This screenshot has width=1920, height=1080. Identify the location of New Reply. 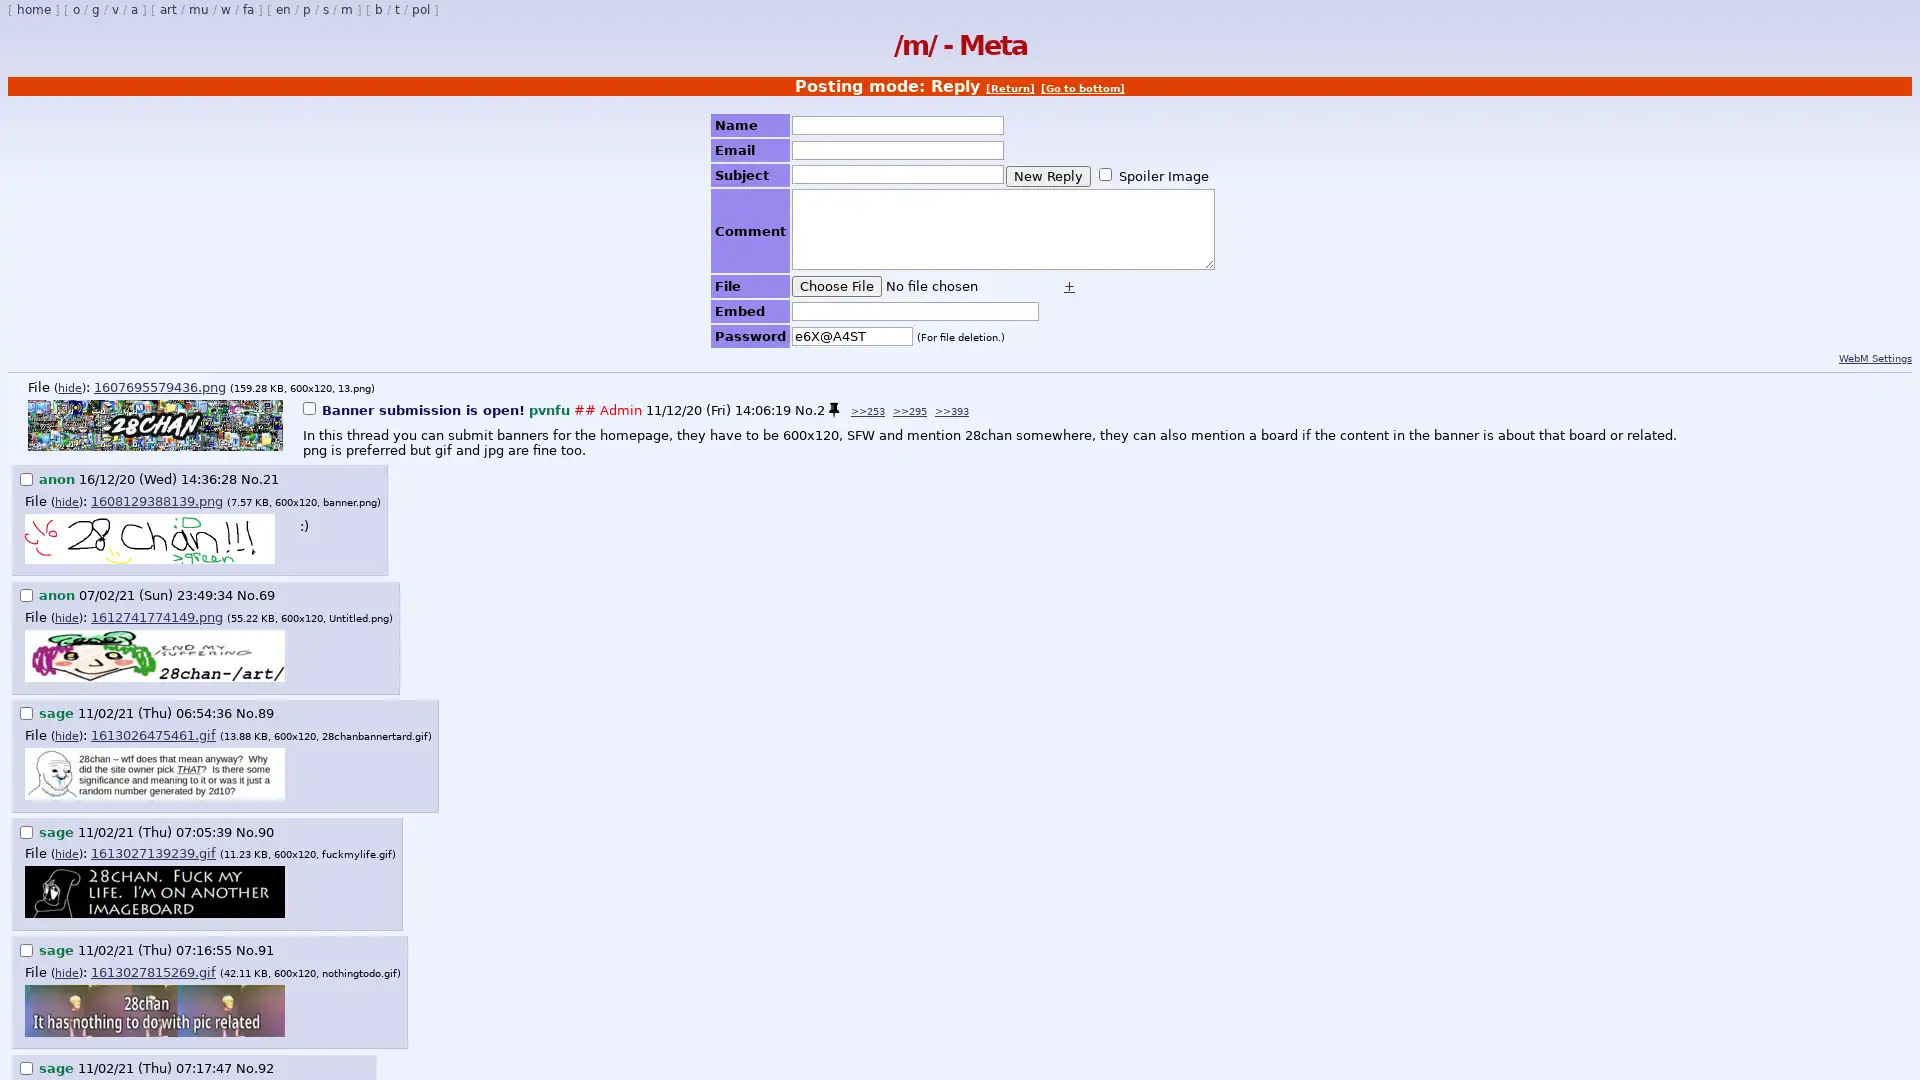
(1047, 174).